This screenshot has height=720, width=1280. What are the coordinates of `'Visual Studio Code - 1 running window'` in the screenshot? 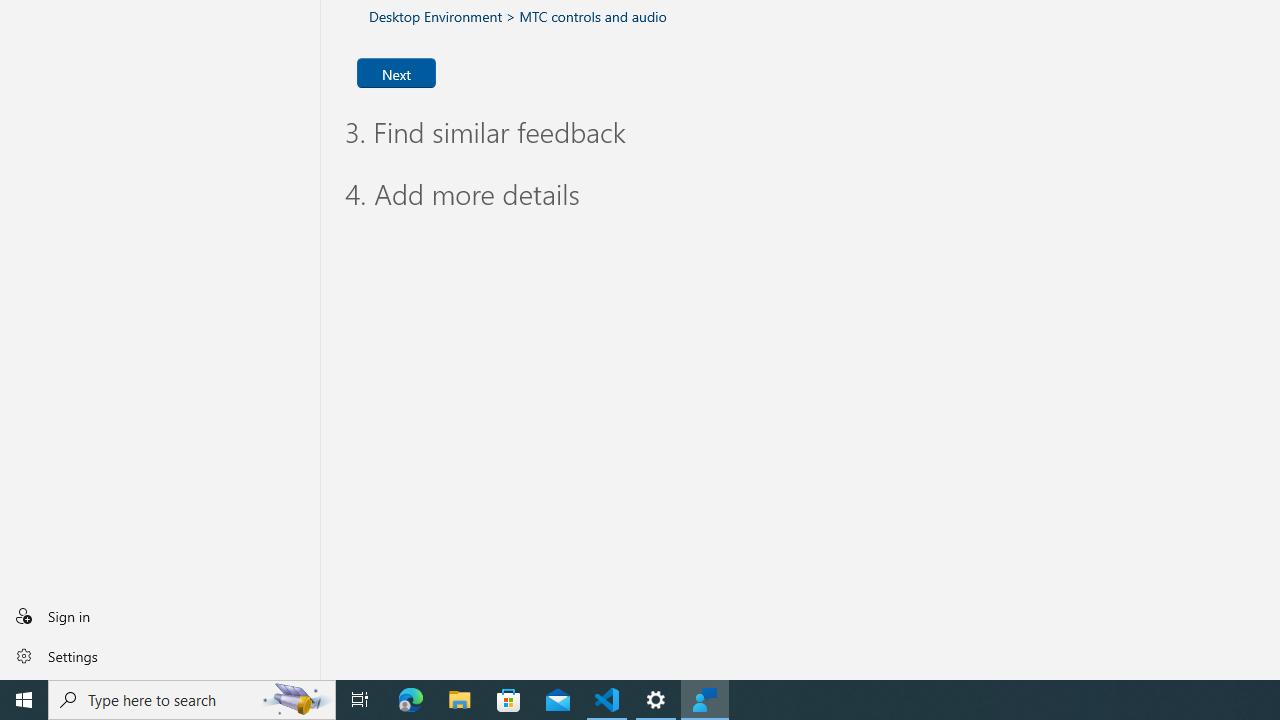 It's located at (606, 698).